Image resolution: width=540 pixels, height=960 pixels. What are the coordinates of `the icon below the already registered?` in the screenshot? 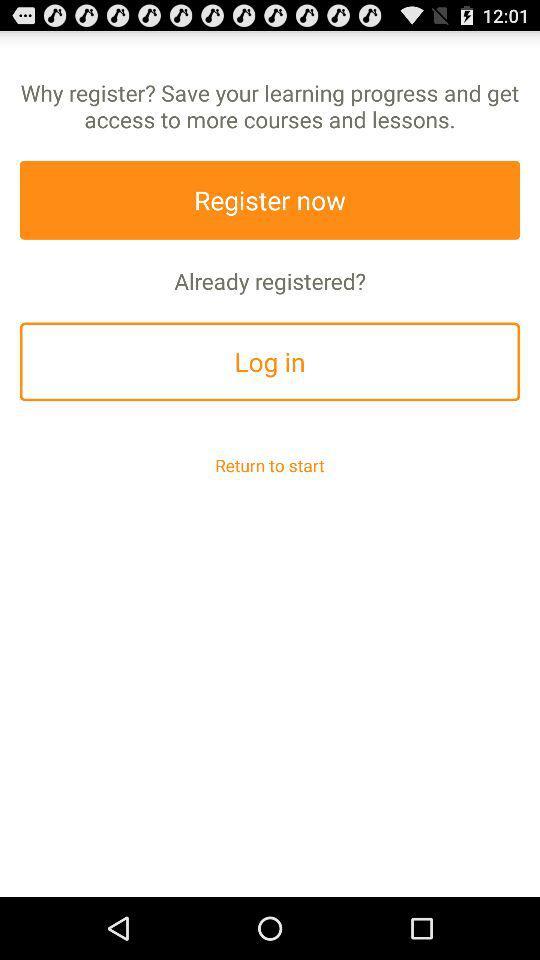 It's located at (270, 360).